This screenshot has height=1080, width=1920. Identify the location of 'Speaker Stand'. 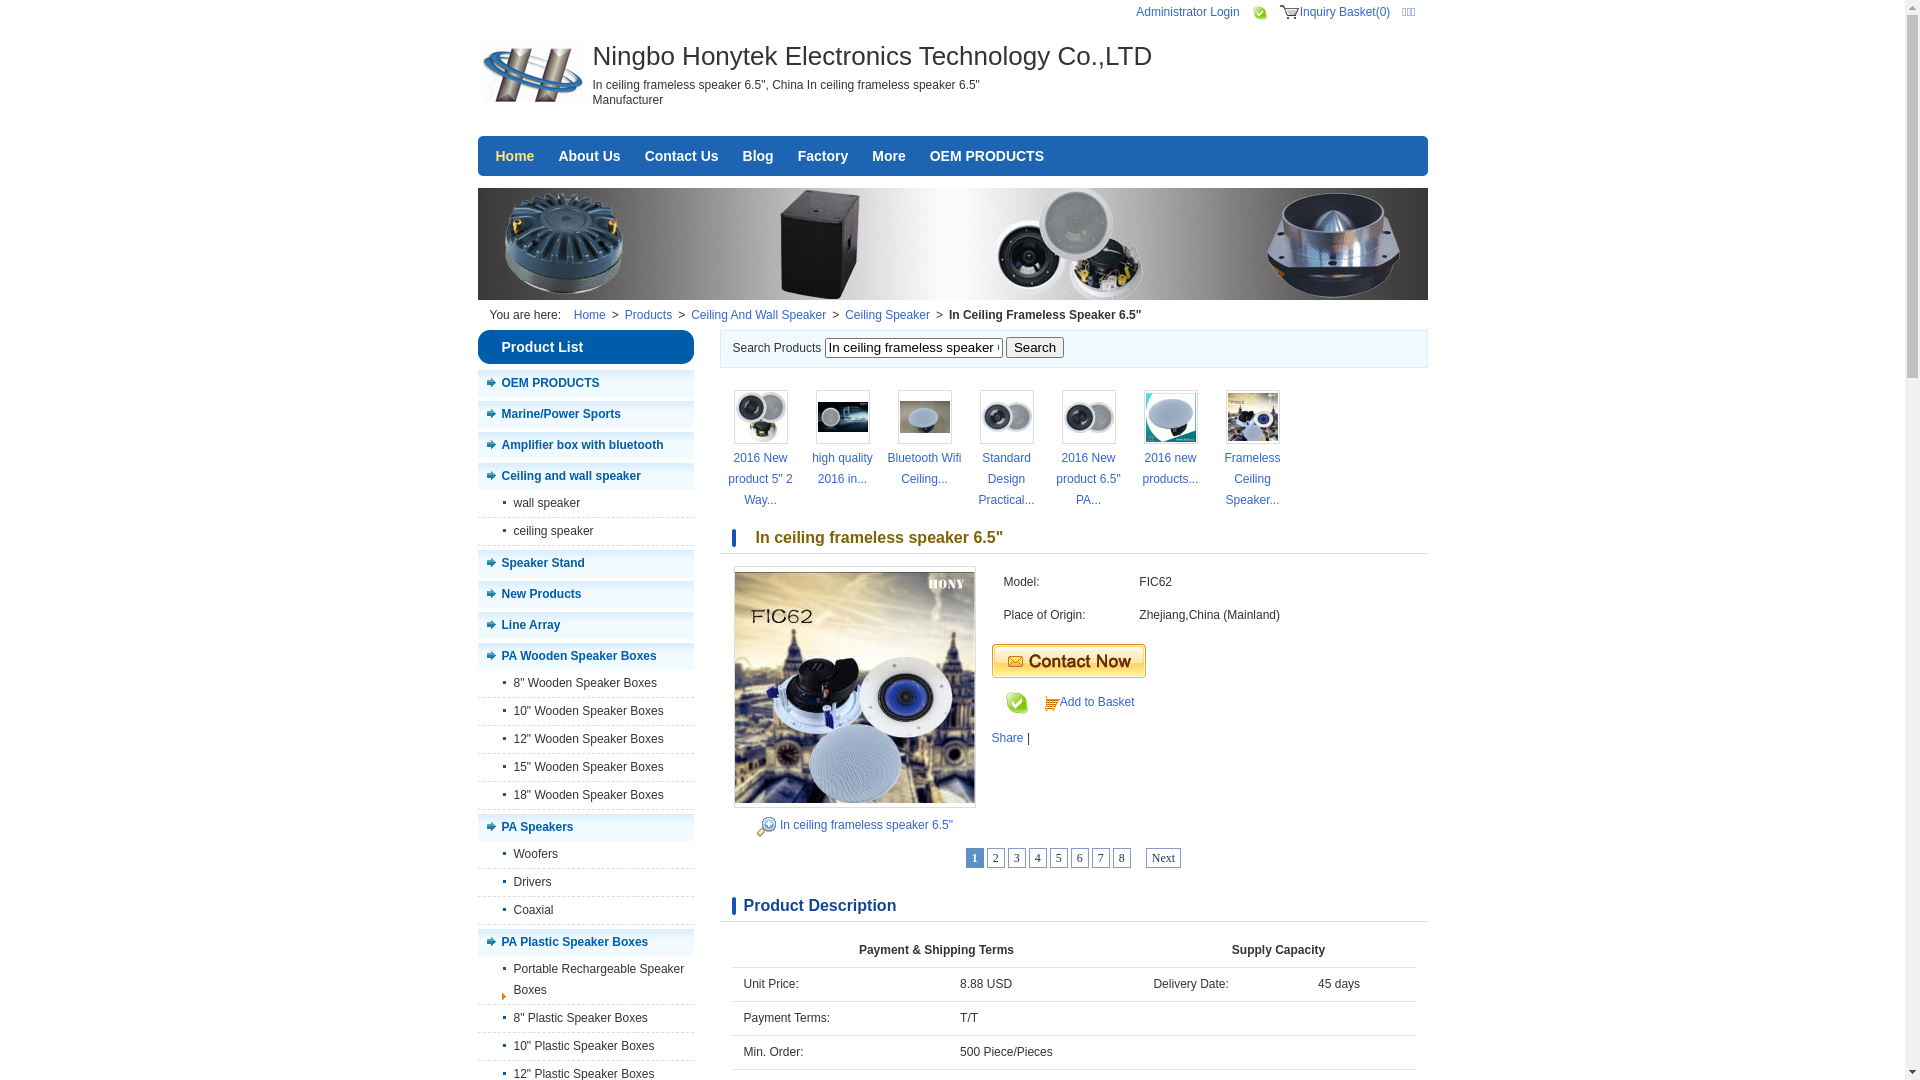
(584, 563).